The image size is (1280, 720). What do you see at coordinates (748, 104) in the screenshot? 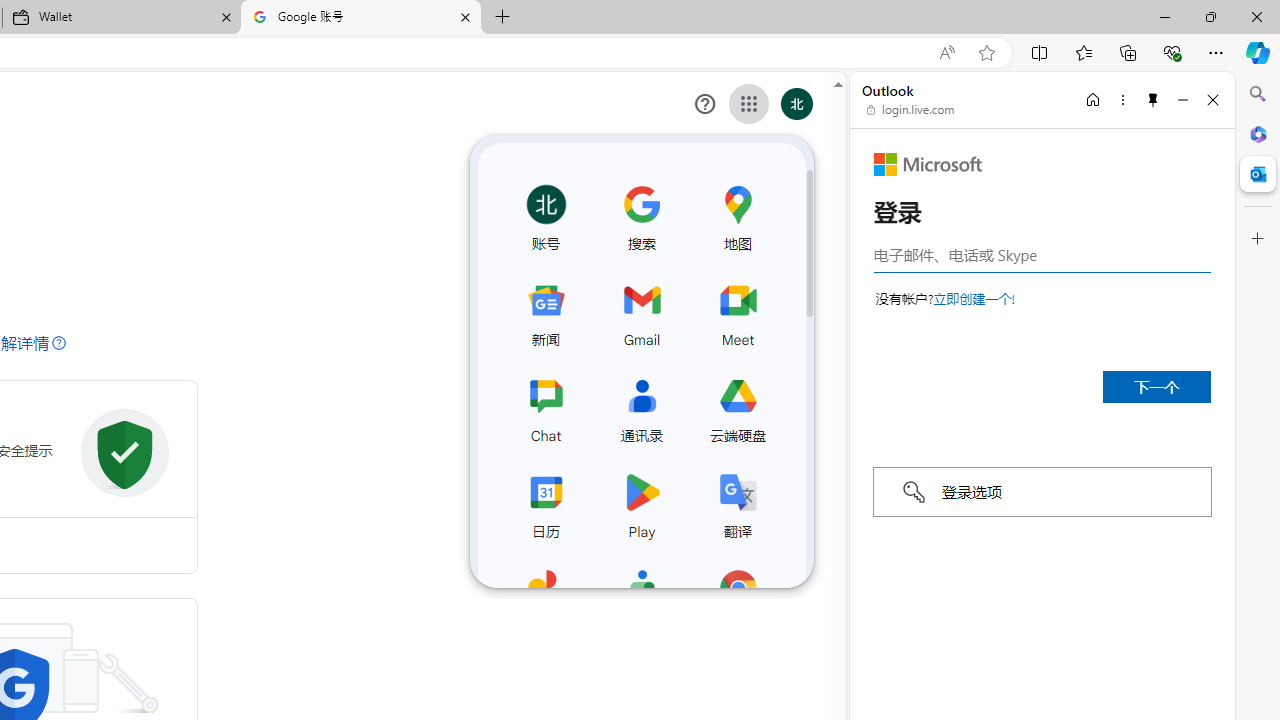
I see `'Class: gb_E'` at bounding box center [748, 104].